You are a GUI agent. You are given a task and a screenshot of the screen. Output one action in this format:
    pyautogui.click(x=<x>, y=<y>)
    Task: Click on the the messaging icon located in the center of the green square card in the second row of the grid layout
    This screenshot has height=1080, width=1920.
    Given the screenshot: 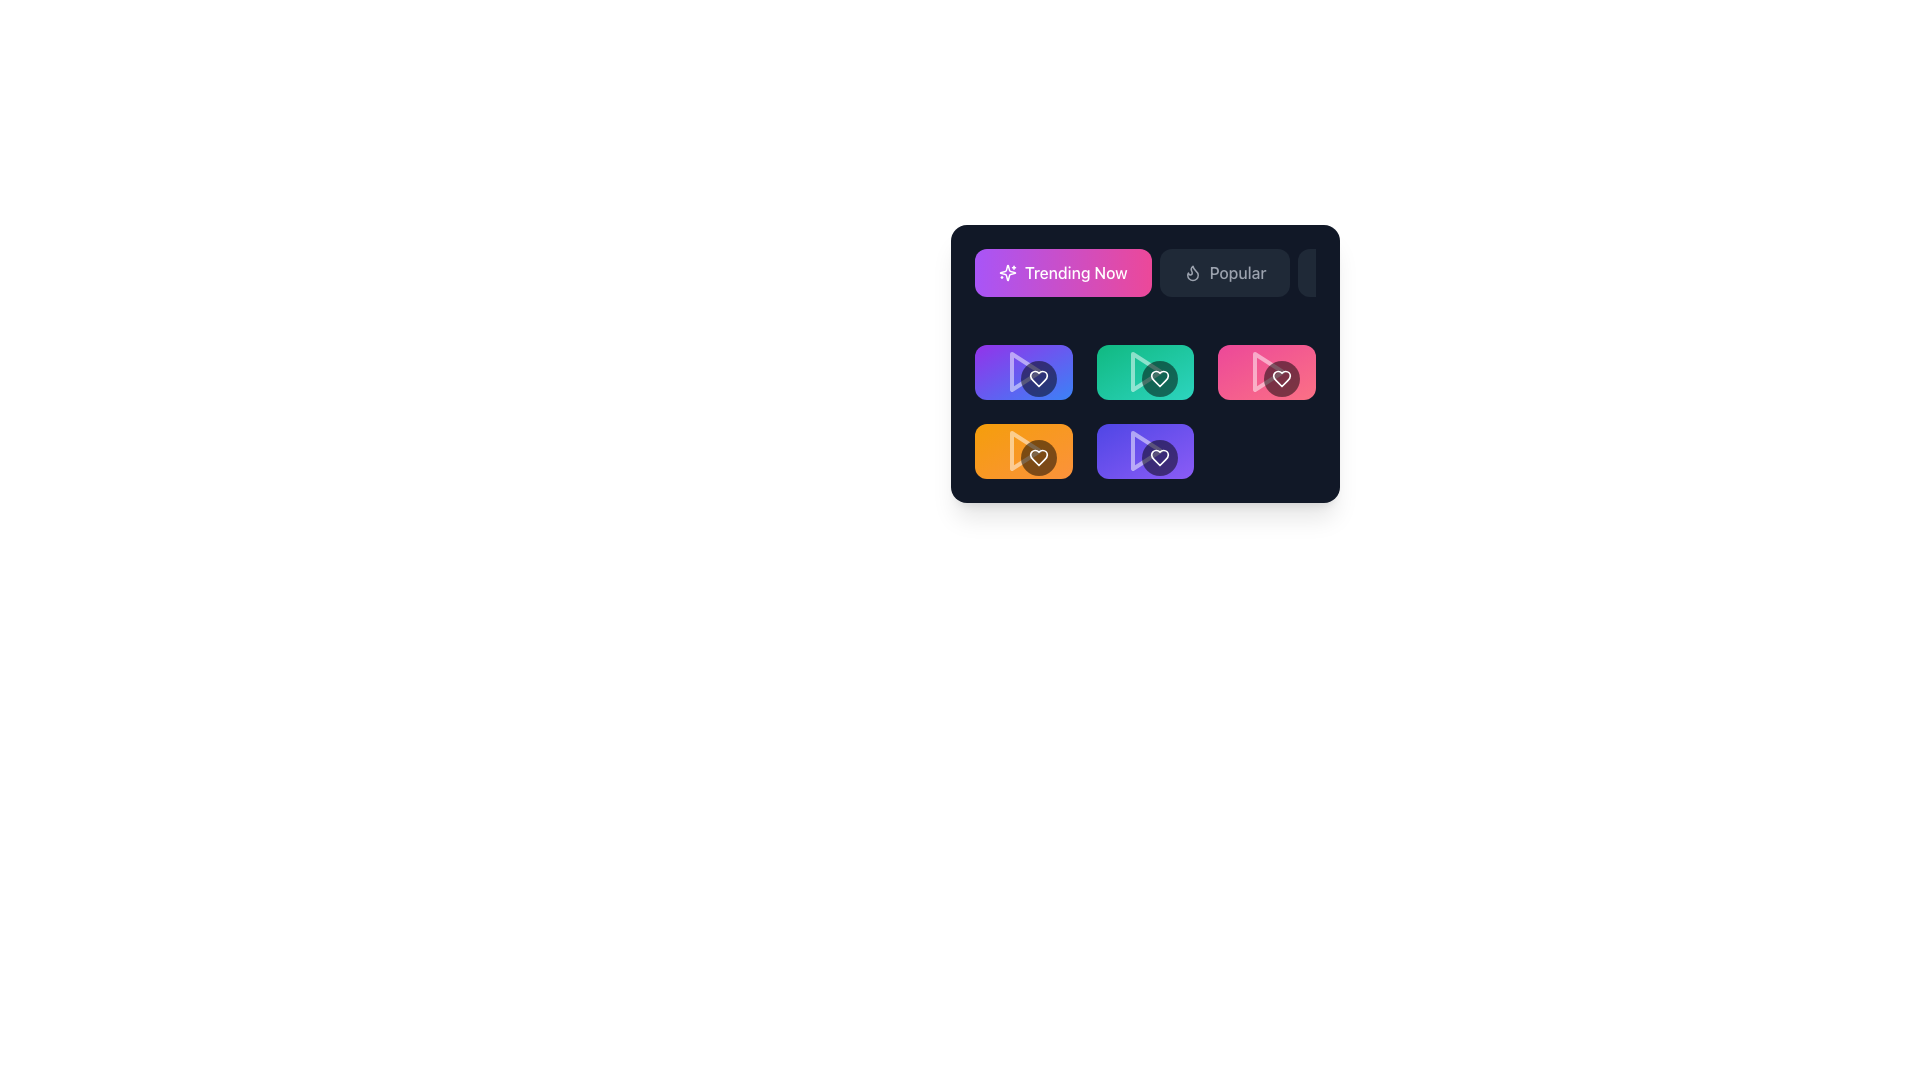 What is the action you would take?
    pyautogui.click(x=1121, y=364)
    